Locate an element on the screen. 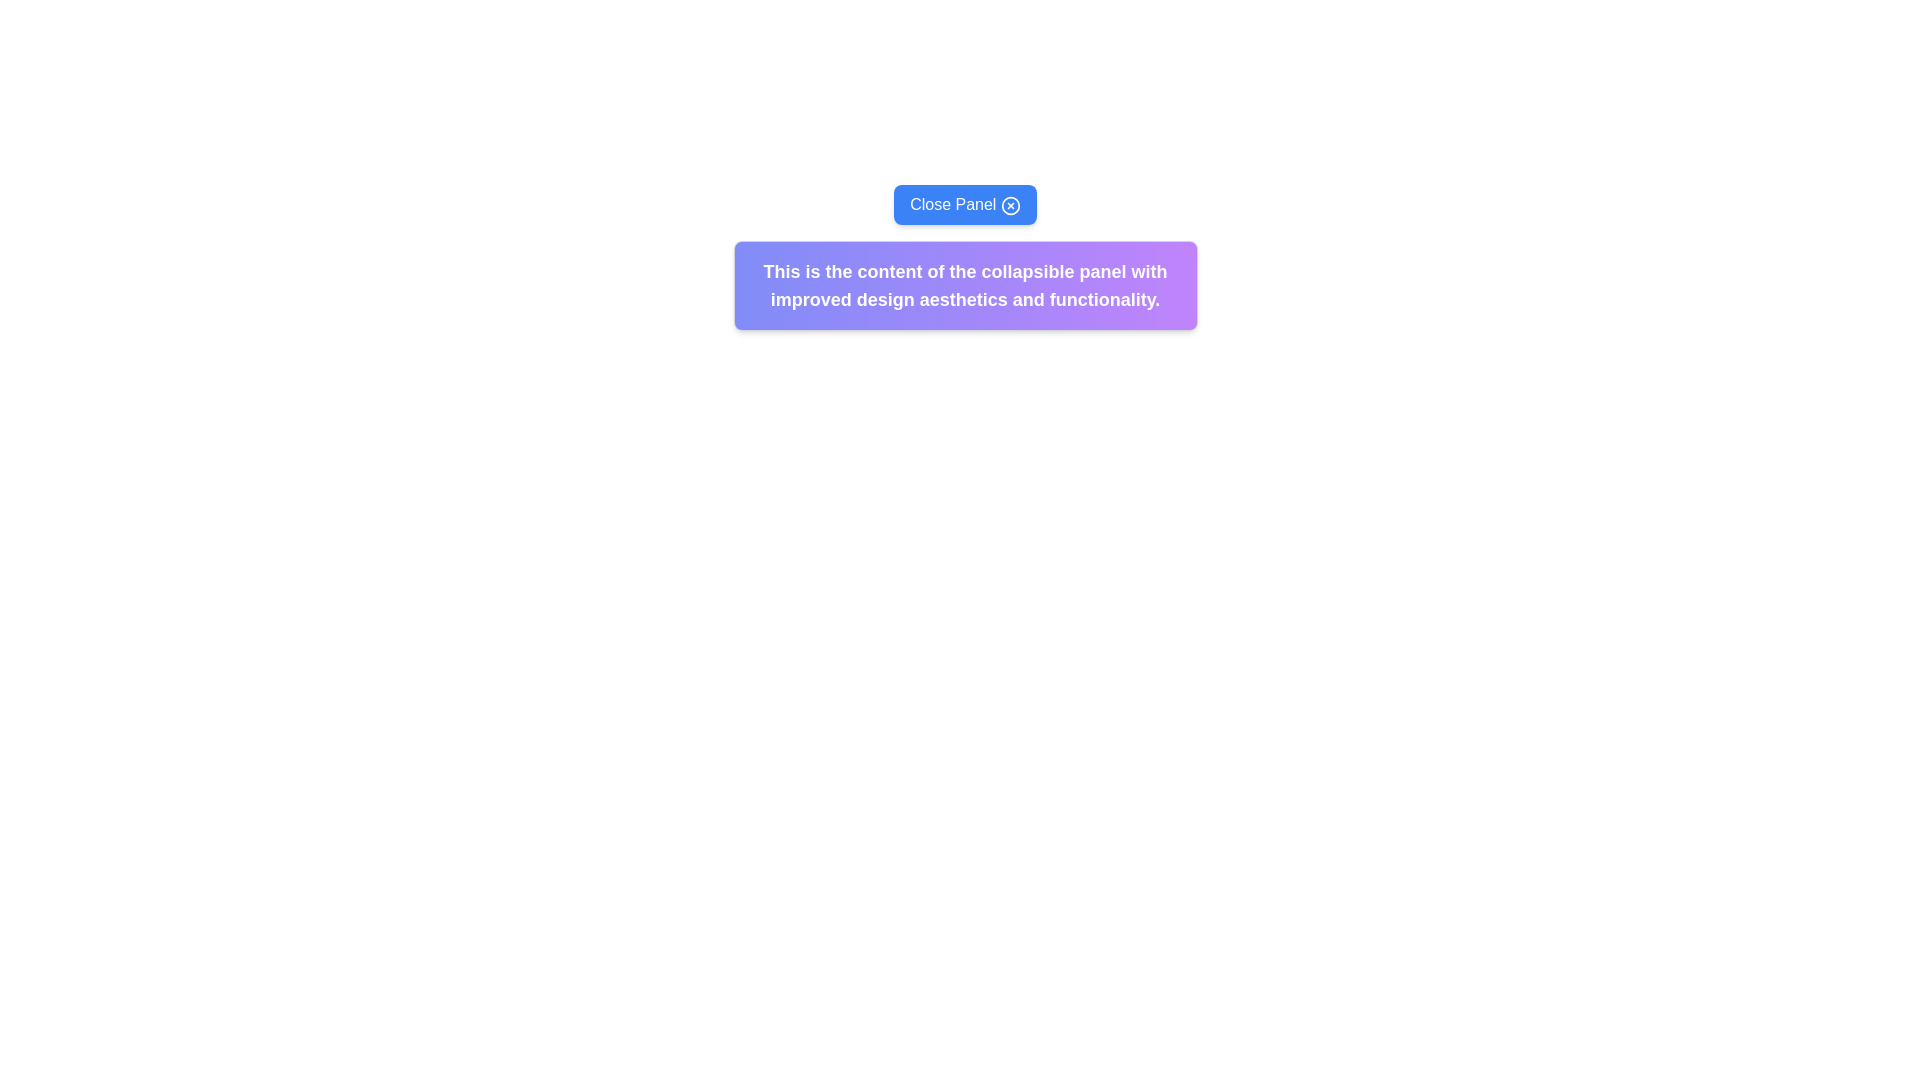  the SVG circle element that represents part of the 'Close' icon, located in the top-right portion of the 'Close Panel' button area, for visual effects is located at coordinates (1010, 205).